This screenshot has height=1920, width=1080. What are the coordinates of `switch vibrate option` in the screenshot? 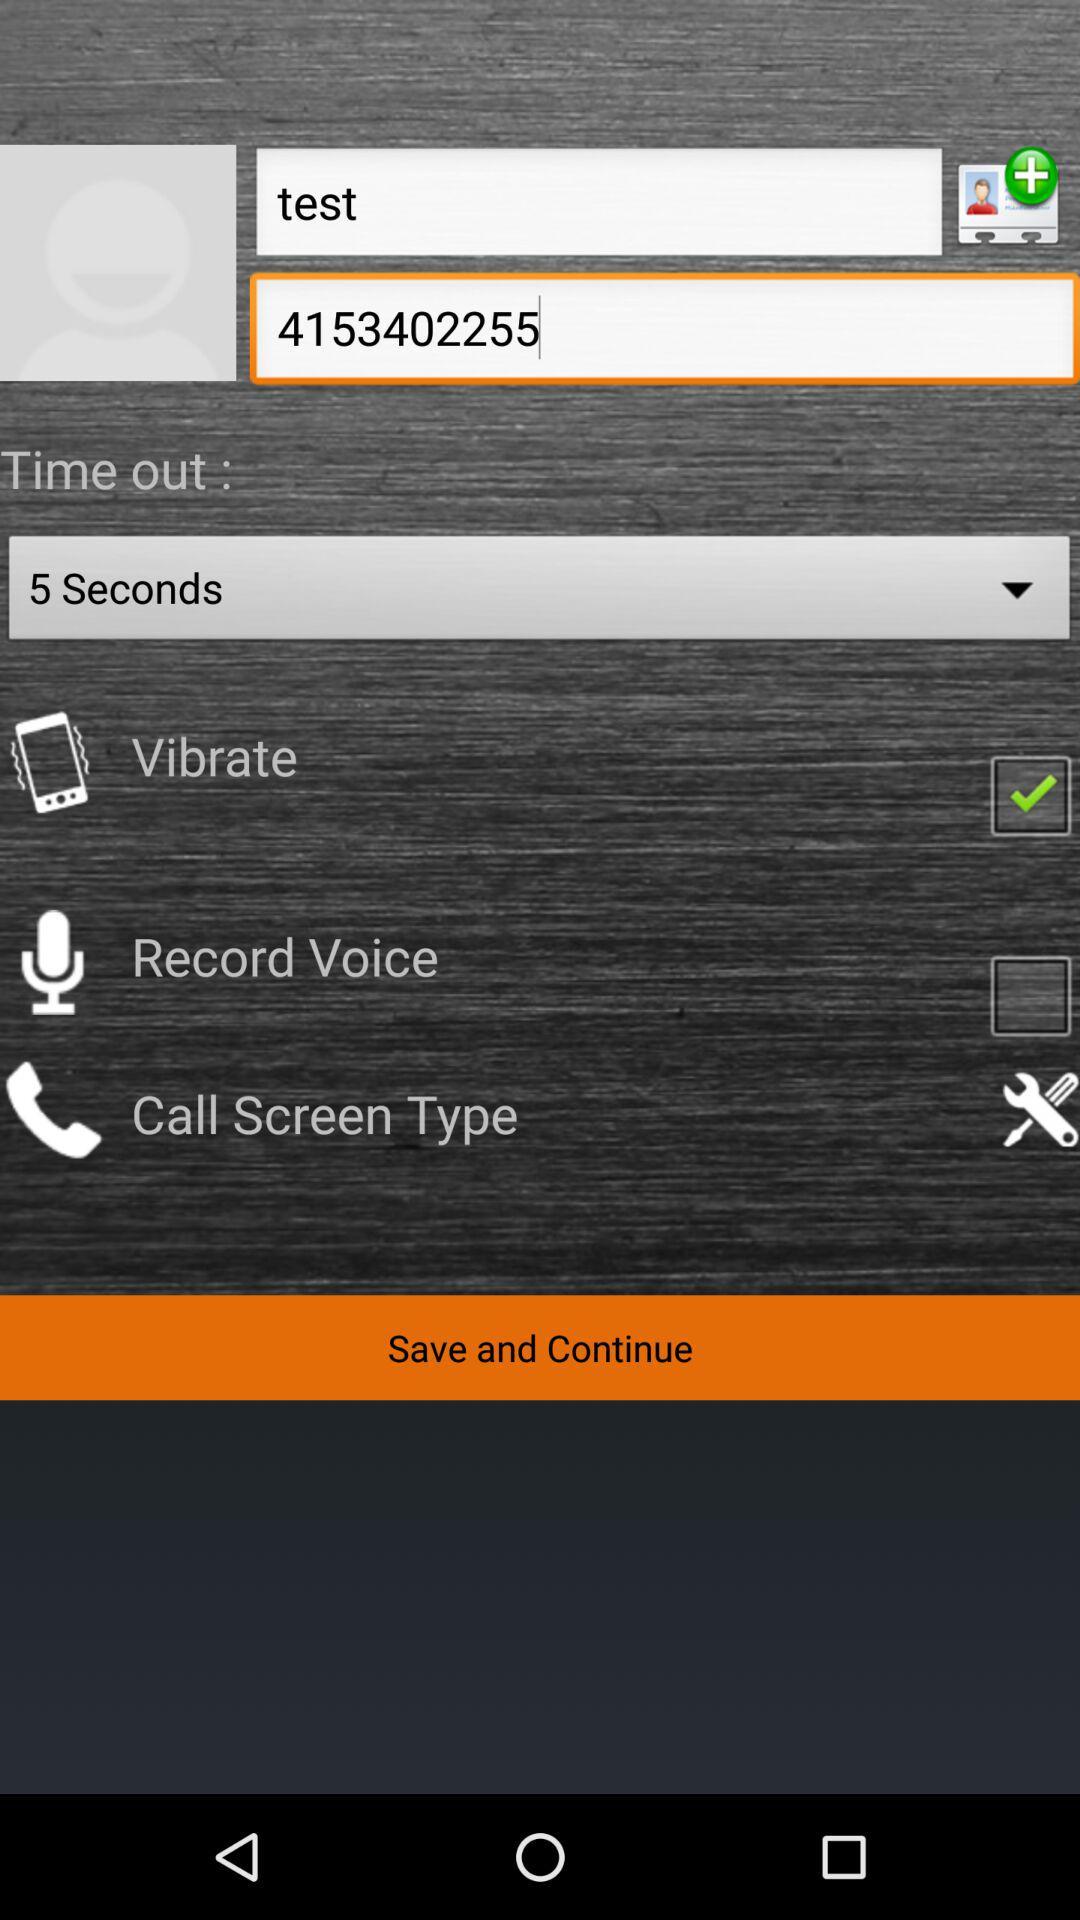 It's located at (51, 761).